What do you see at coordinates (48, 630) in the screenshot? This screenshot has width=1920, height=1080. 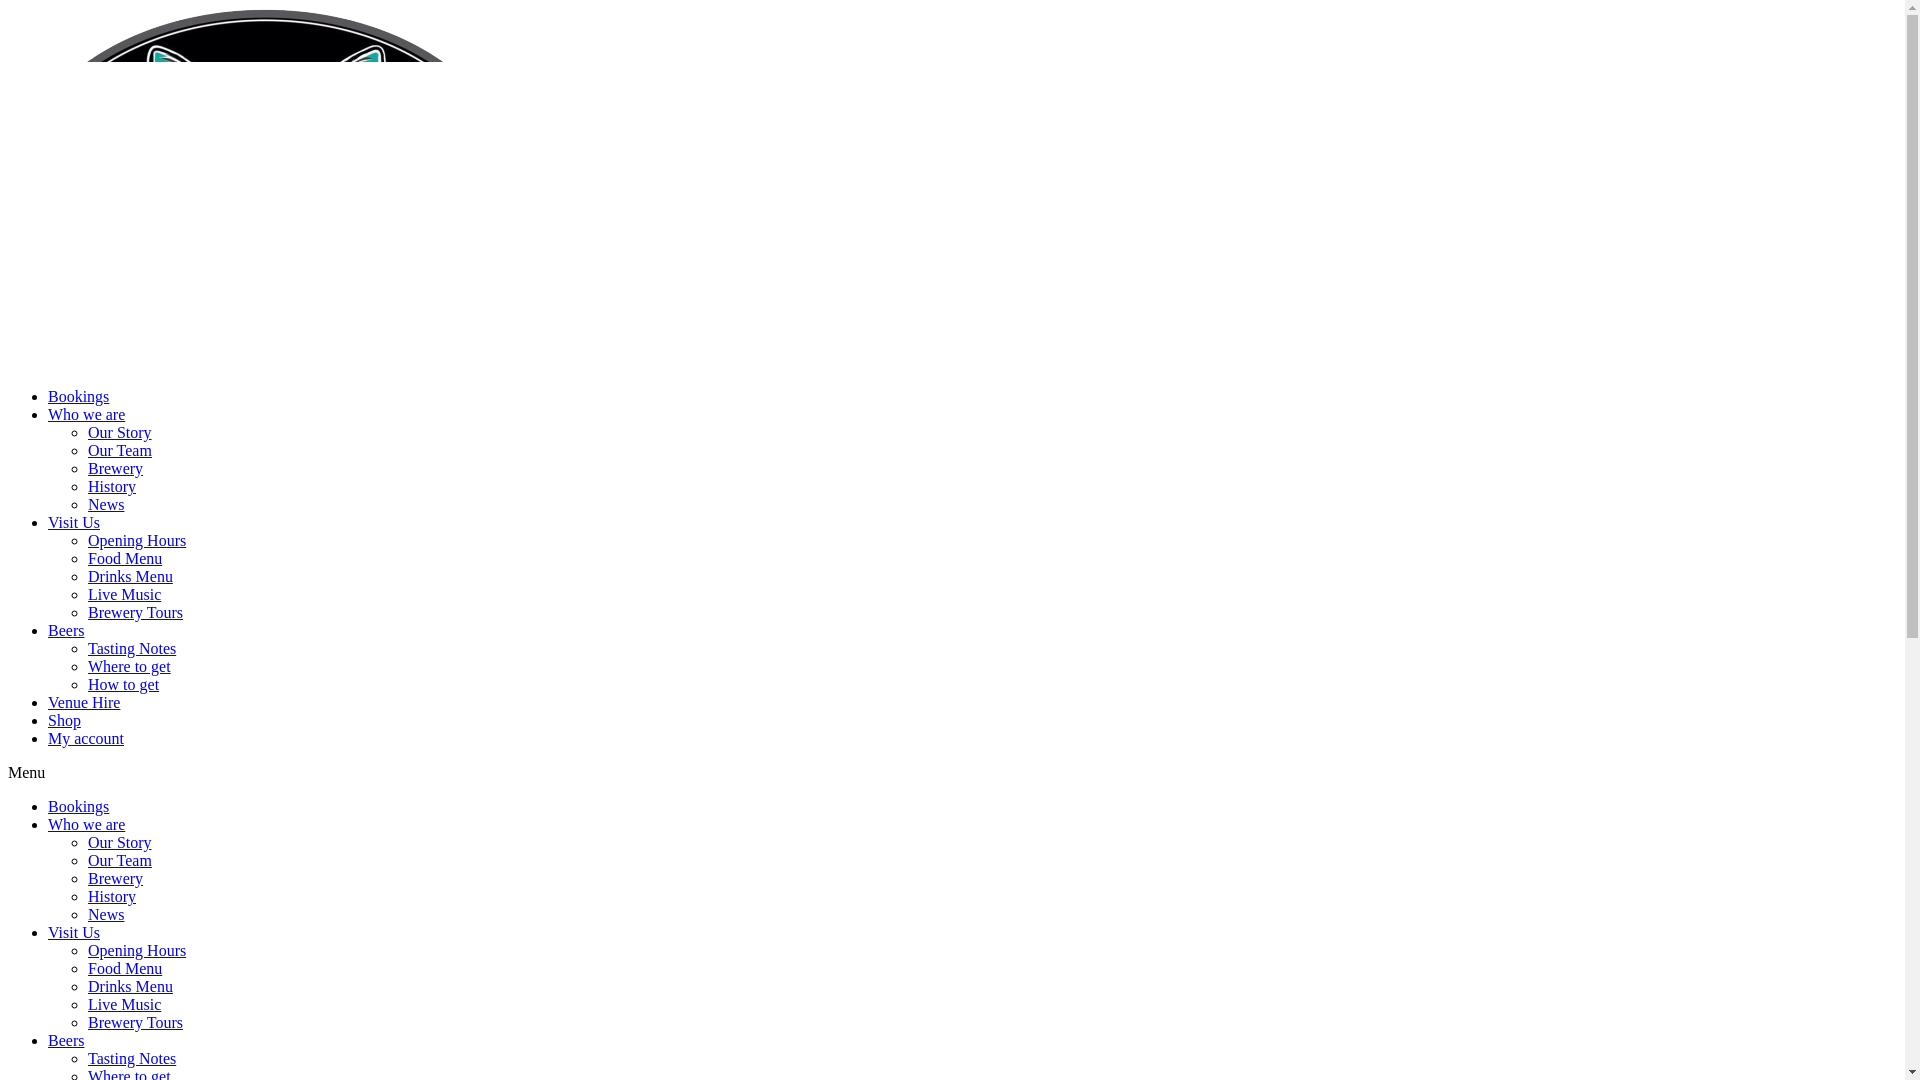 I see `'Beers'` at bounding box center [48, 630].